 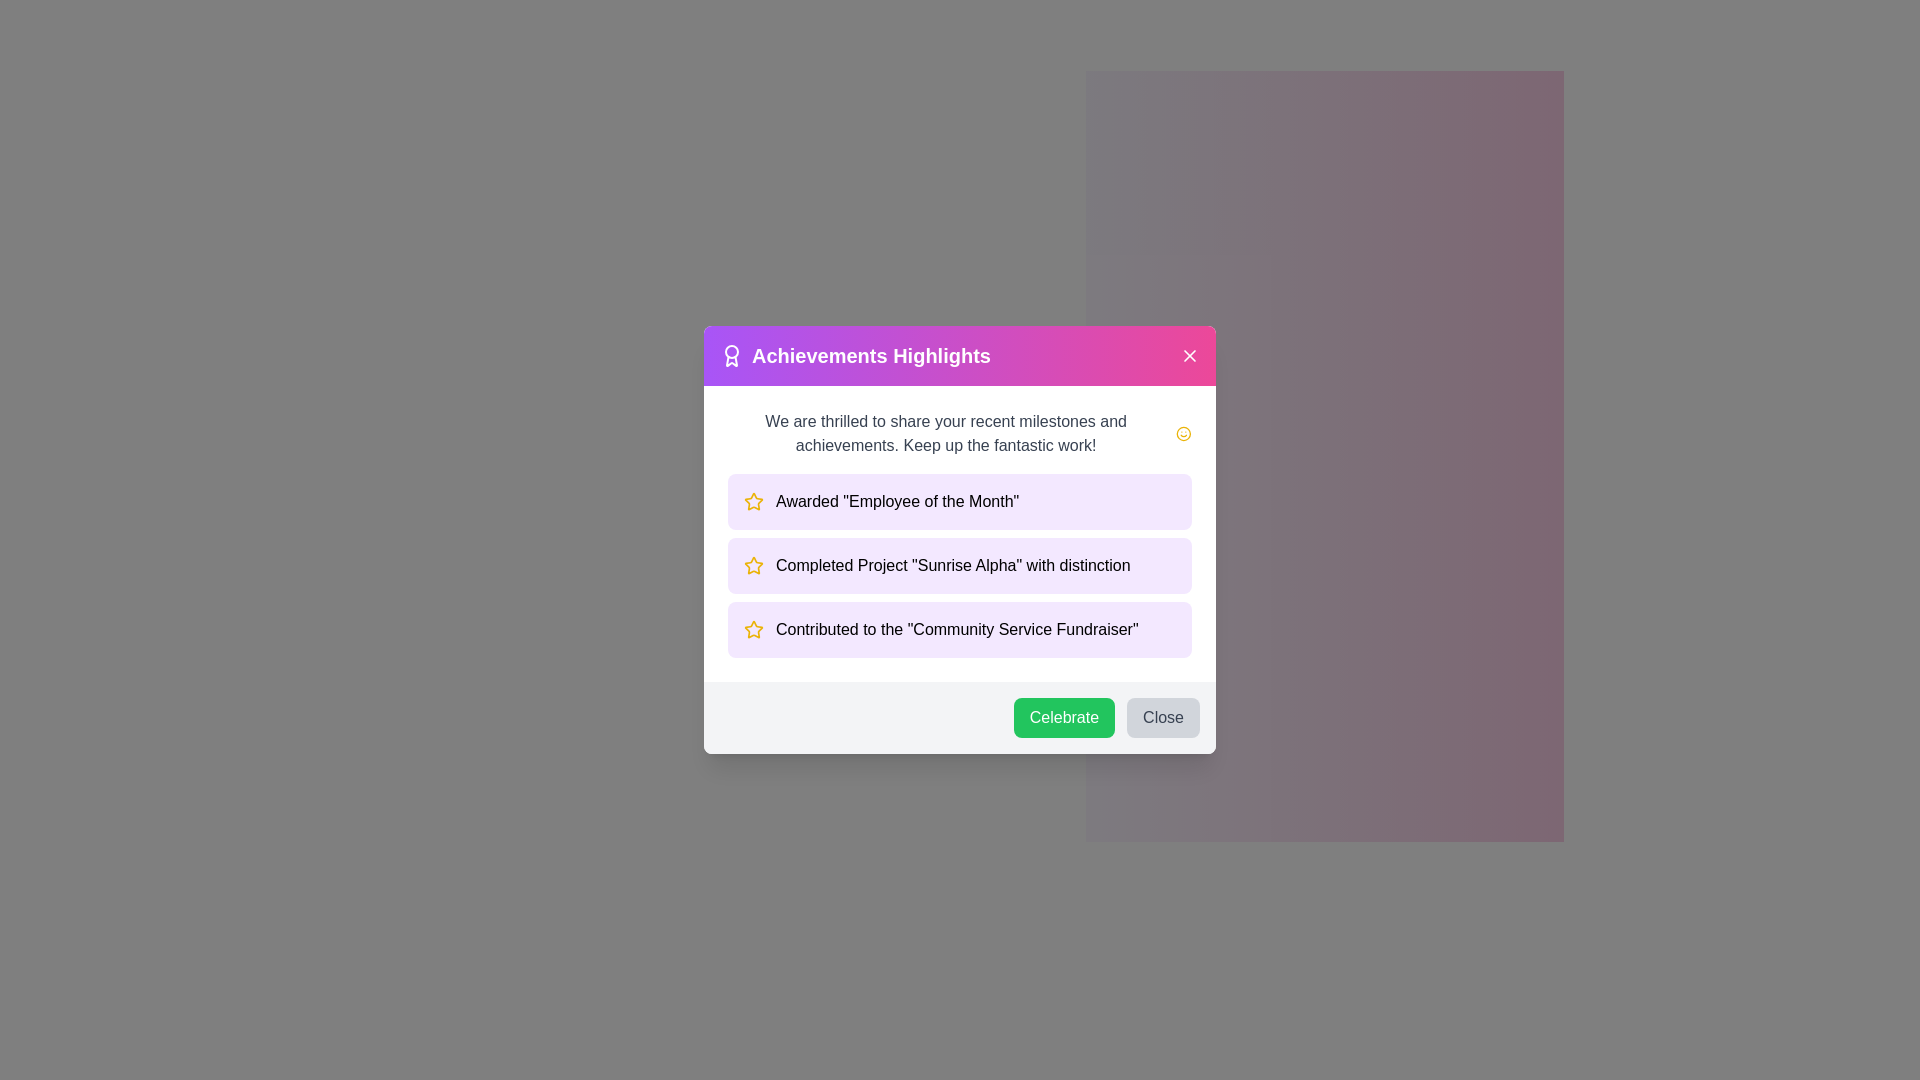 What do you see at coordinates (855, 354) in the screenshot?
I see `the 'Achievements Highlights' text block with a bold purple-to-pink gradient background, which features a small award-like icon to its left` at bounding box center [855, 354].